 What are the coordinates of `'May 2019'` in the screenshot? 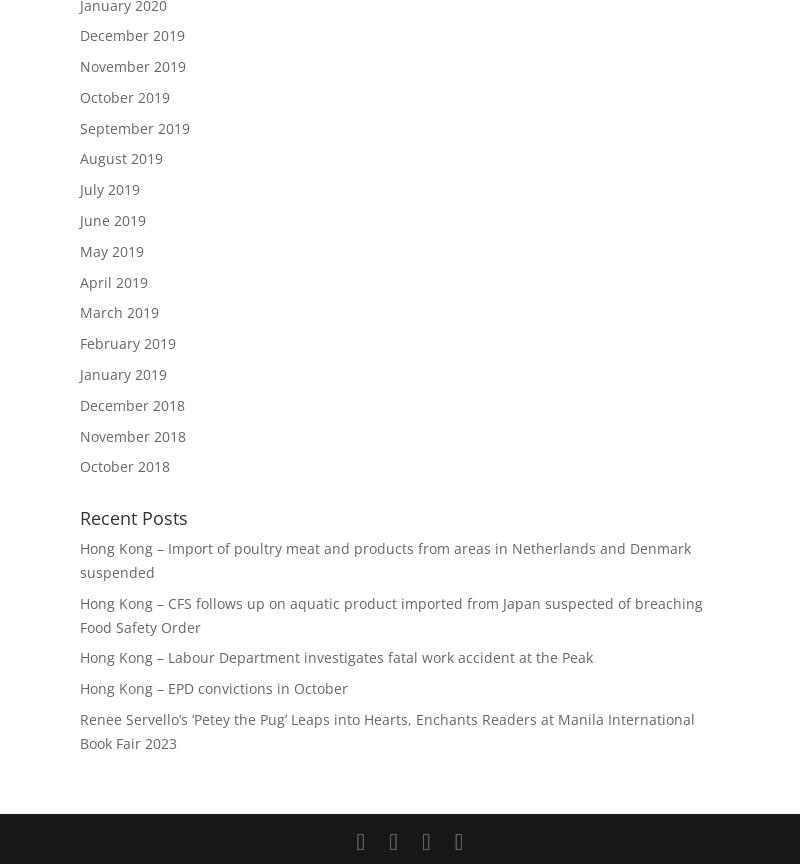 It's located at (111, 250).